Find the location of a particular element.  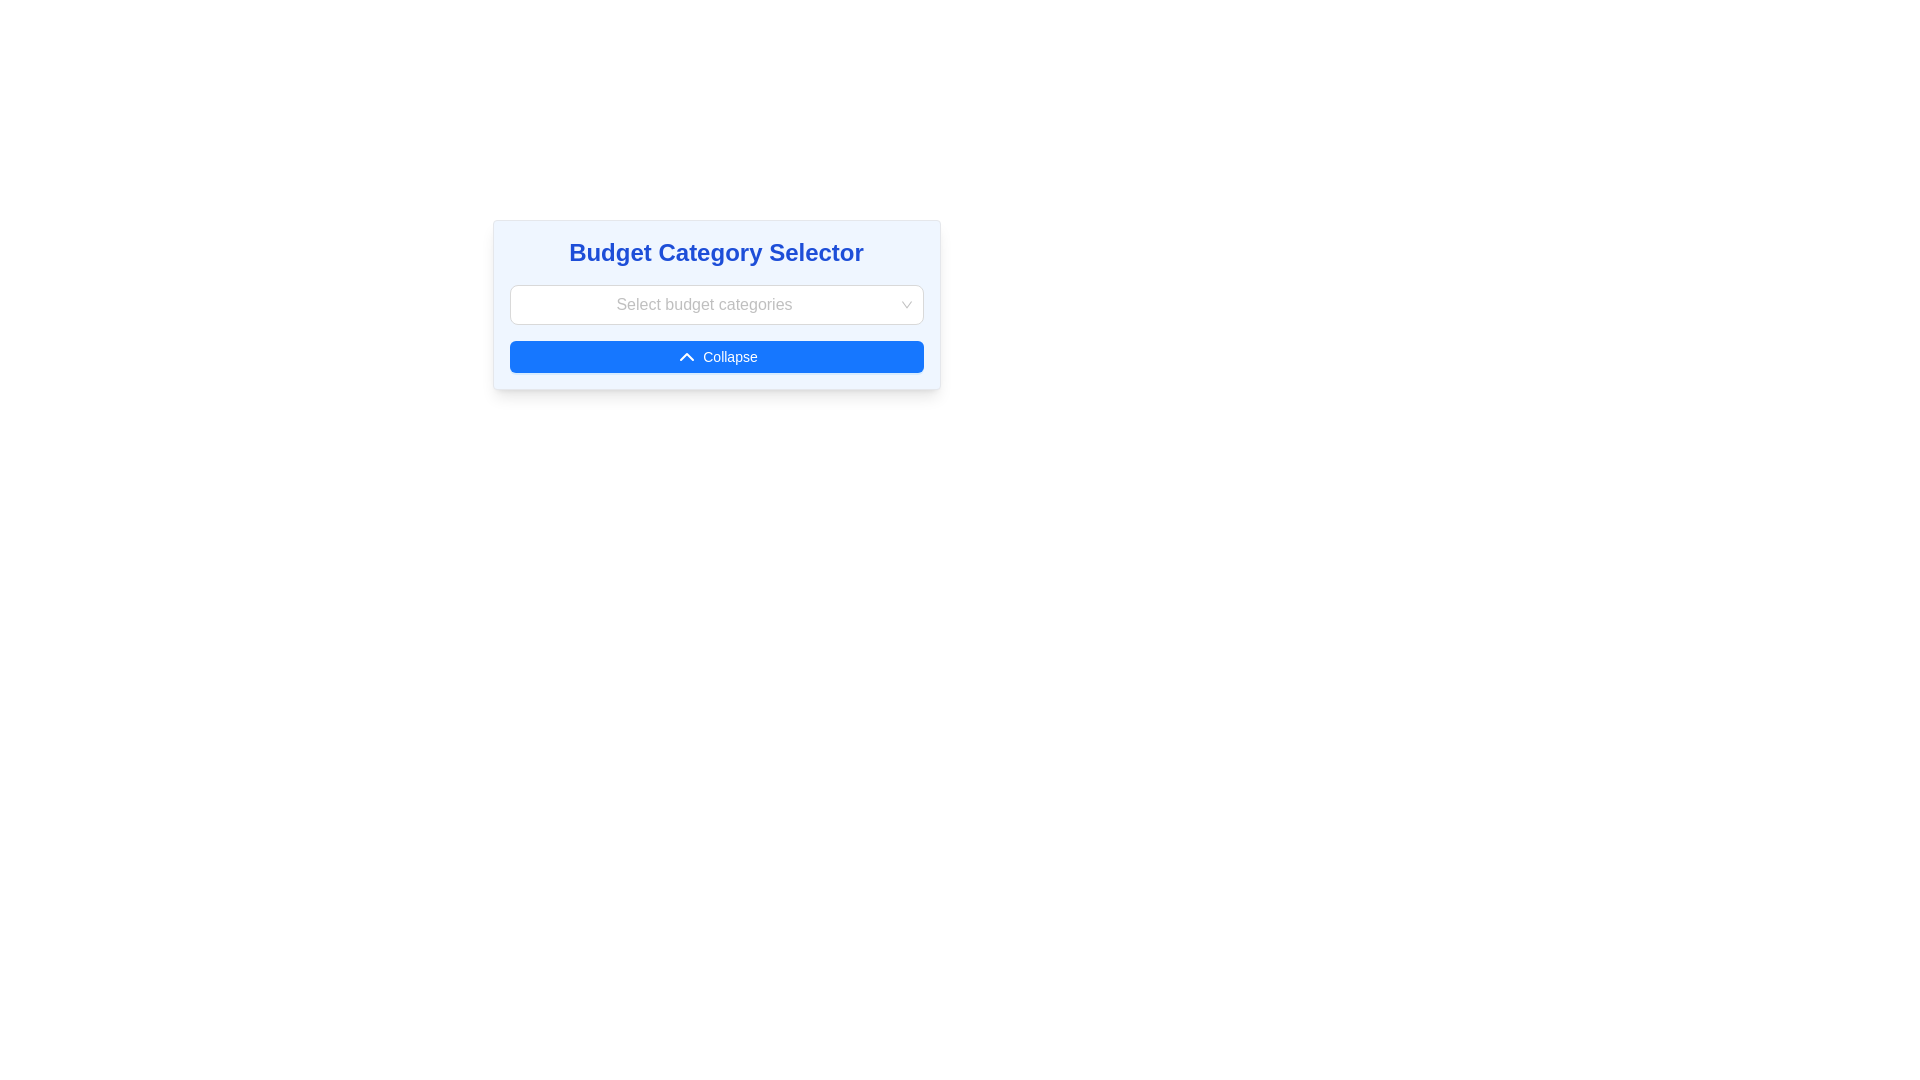

text from the text placeholder labeled 'Select budget categories', which is displayed in light gray color within the dropdown input field is located at coordinates (704, 304).